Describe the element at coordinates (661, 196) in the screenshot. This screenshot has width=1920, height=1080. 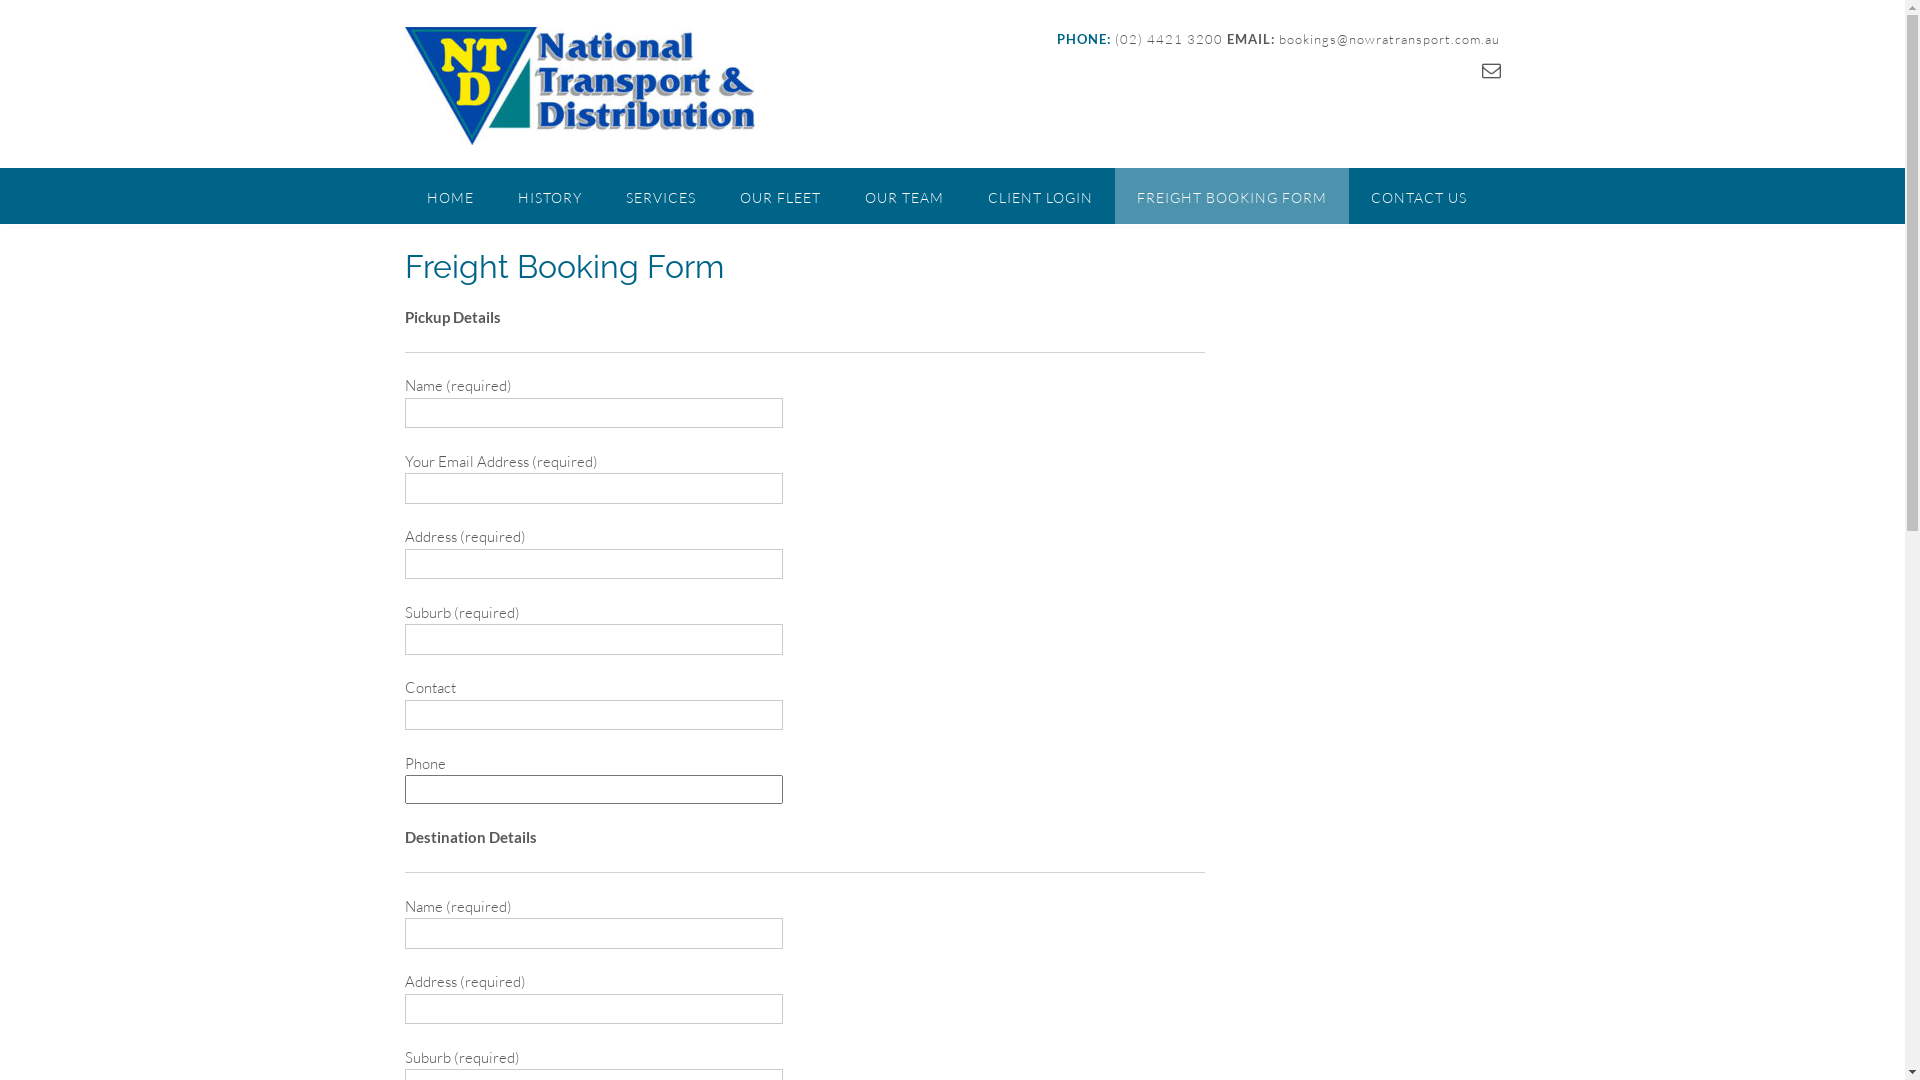
I see `'SERVICES'` at that location.